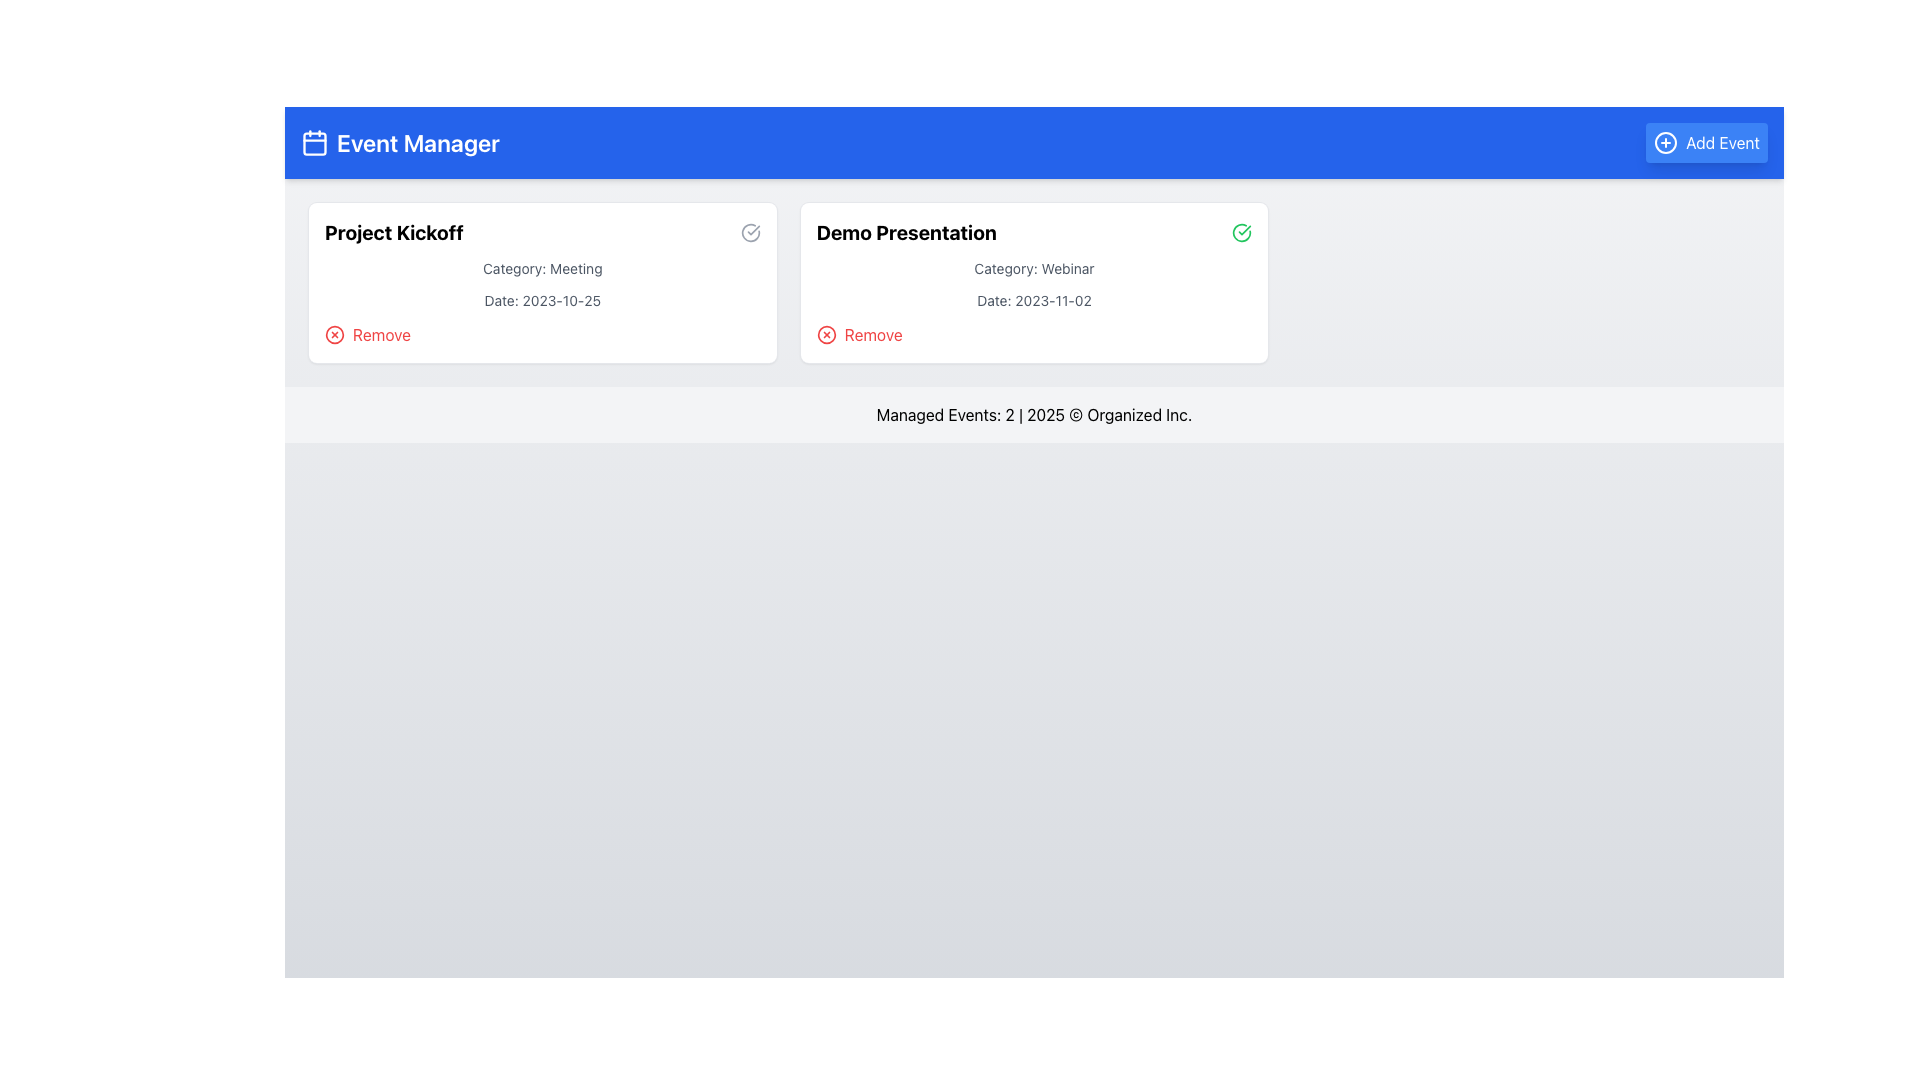 The width and height of the screenshot is (1920, 1080). What do you see at coordinates (542, 268) in the screenshot?
I see `text element that displays 'Category: Meeting', which is located below the title 'Project Kickoff' and above the date 'Date: 2023-10-25'` at bounding box center [542, 268].